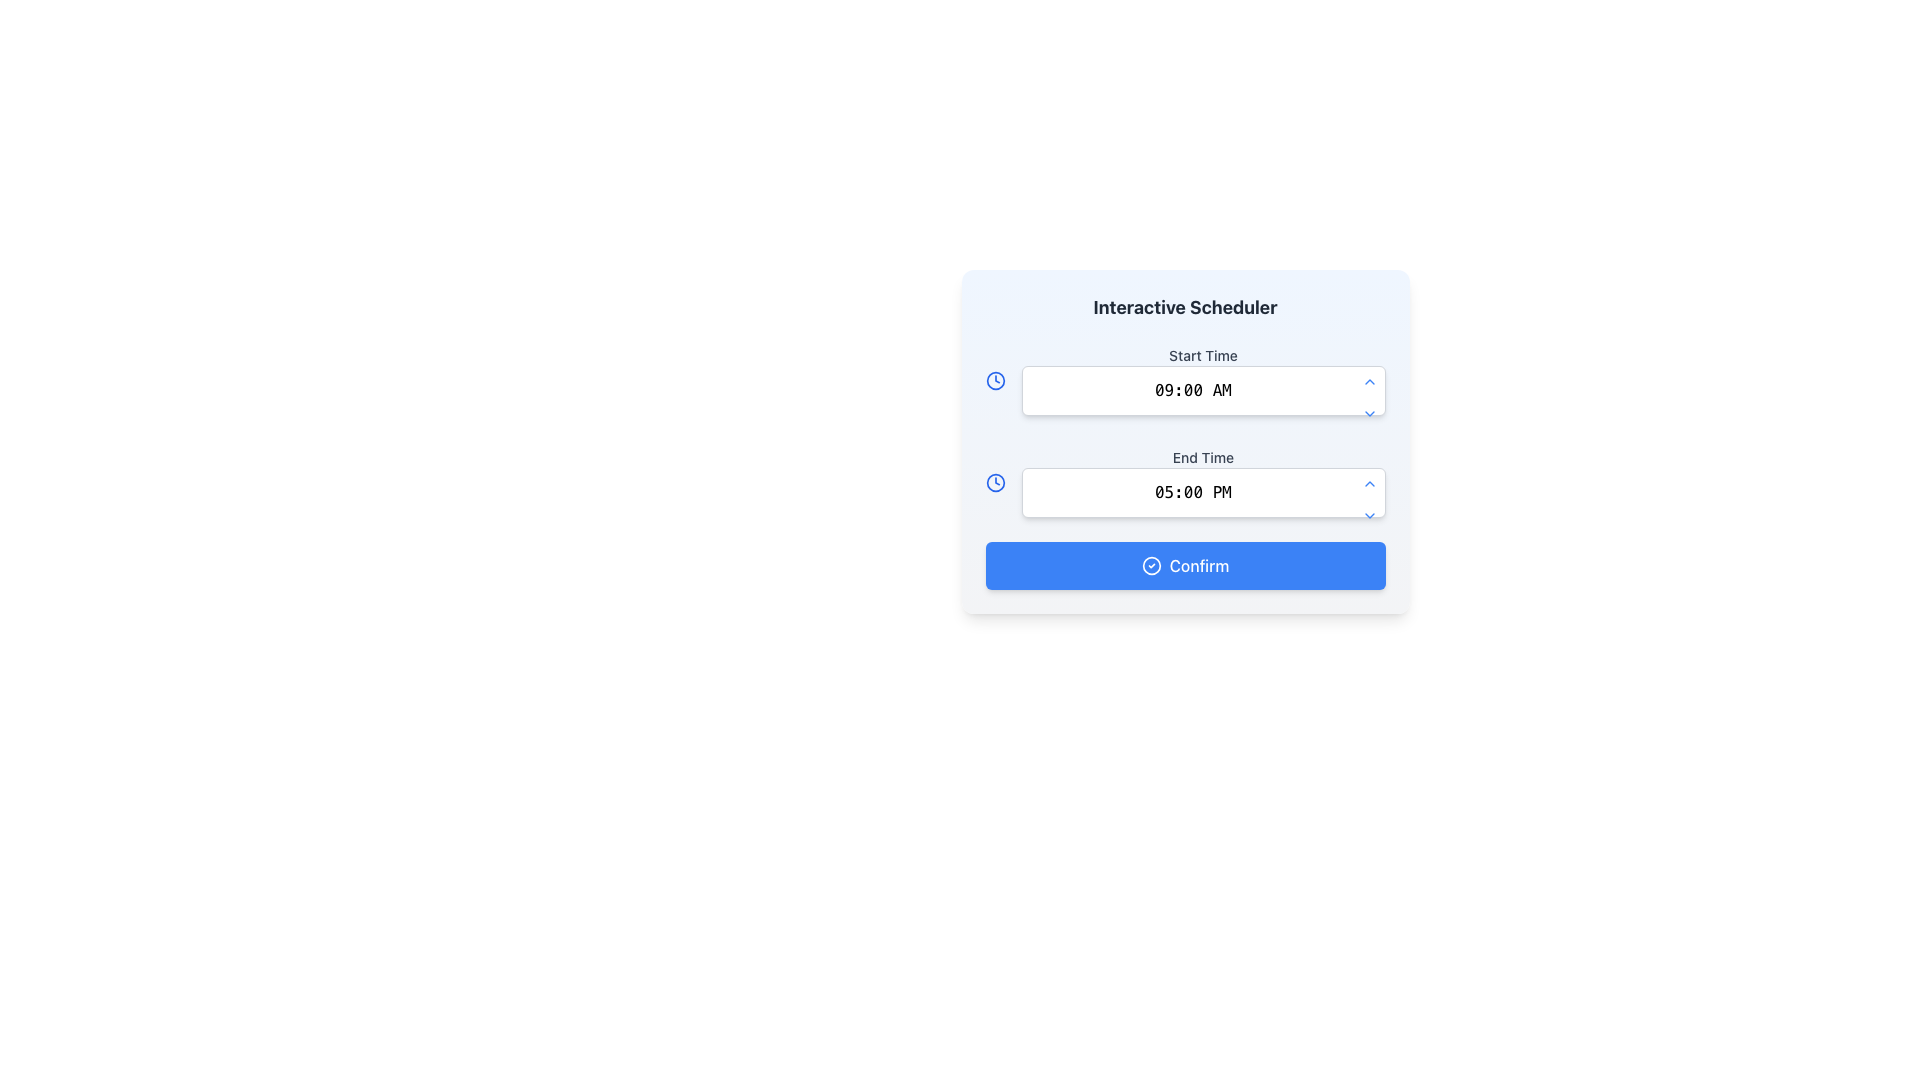 The height and width of the screenshot is (1080, 1920). I want to click on the clock icon with a blue outline, which is positioned to the left of the 'End Time' label and input box, so click(995, 482).